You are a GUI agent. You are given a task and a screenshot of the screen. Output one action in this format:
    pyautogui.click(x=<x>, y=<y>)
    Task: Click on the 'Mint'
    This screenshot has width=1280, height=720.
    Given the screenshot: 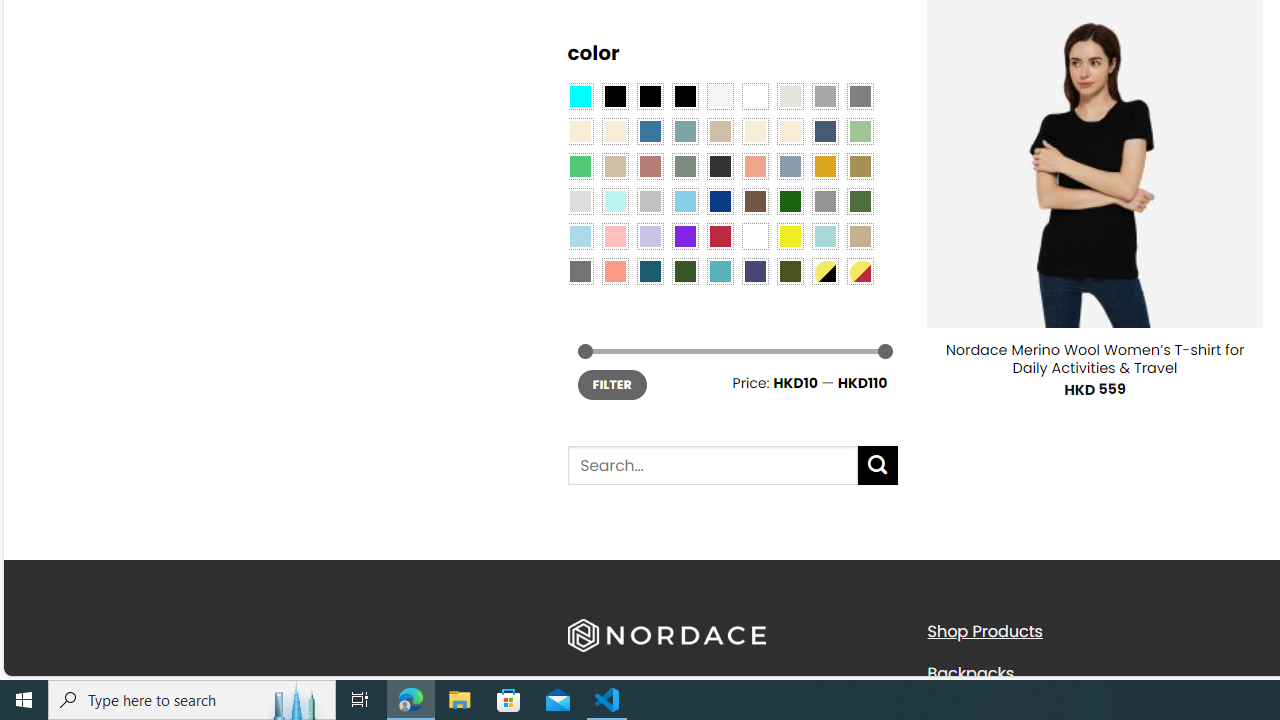 What is the action you would take?
    pyautogui.click(x=614, y=200)
    